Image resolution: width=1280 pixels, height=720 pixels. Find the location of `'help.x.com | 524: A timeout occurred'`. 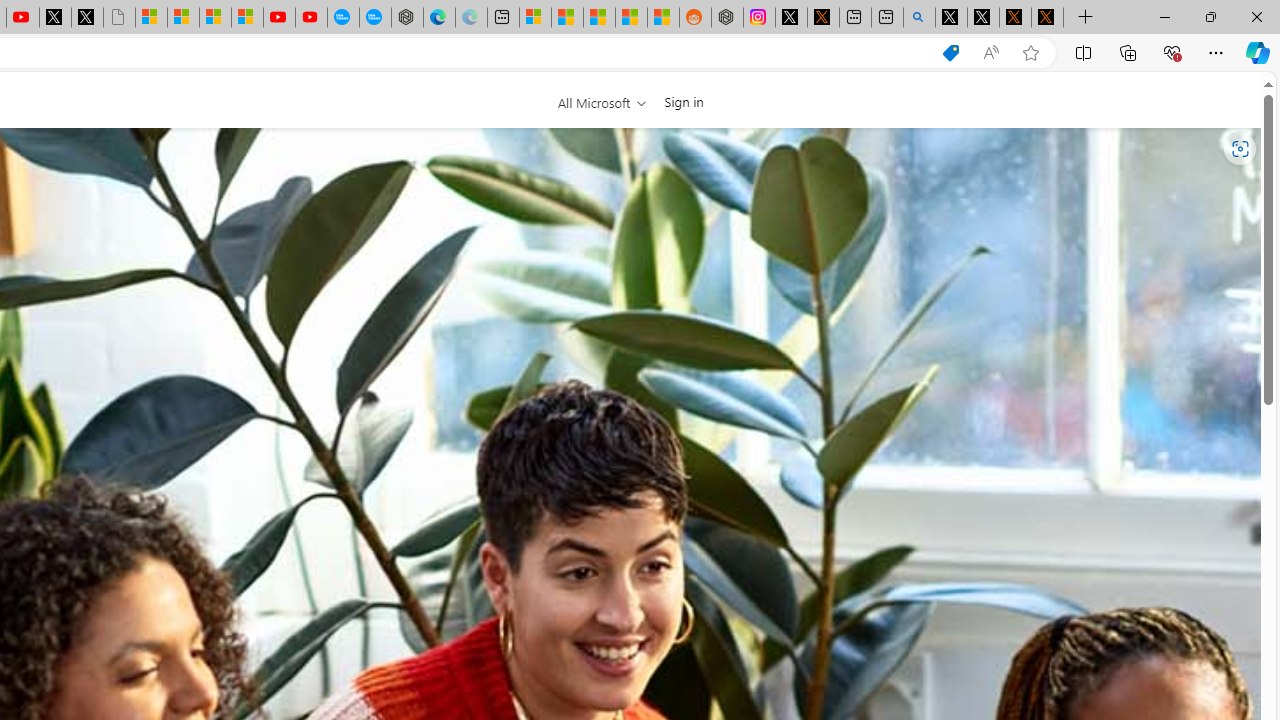

'help.x.com | 524: A timeout occurred' is located at coordinates (823, 17).